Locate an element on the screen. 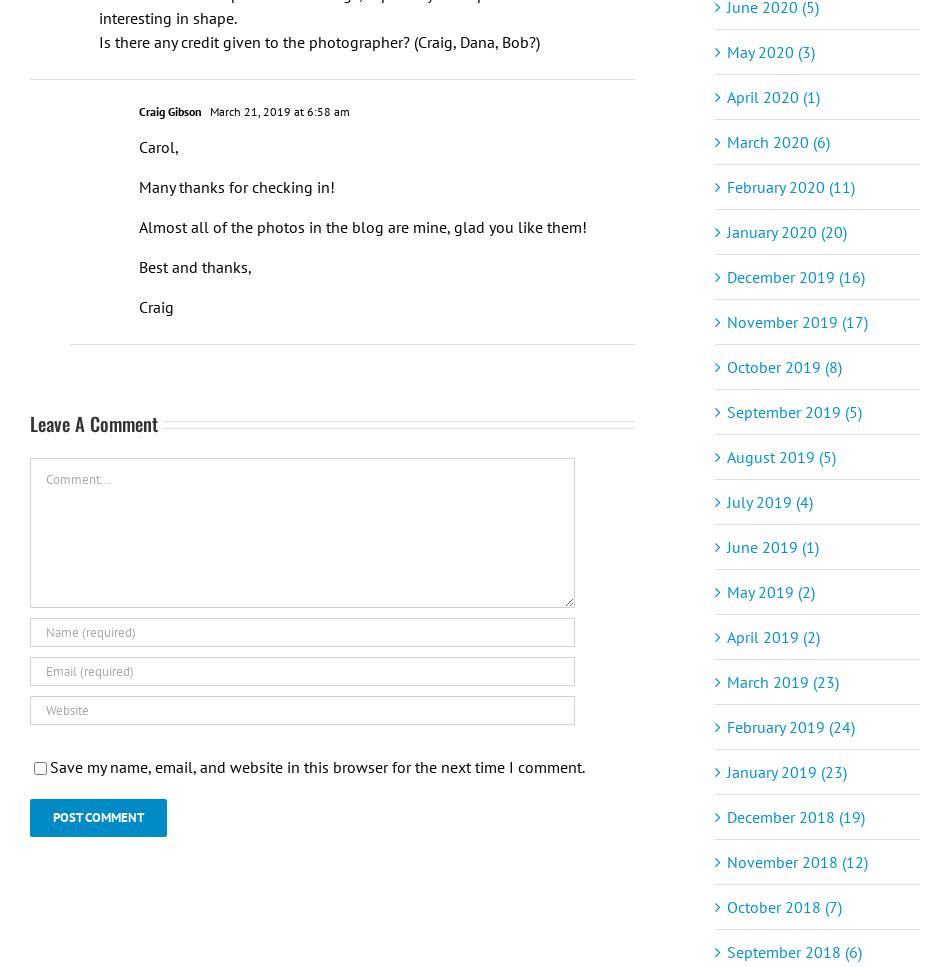 This screenshot has width=950, height=967. 'May 2019 (2)' is located at coordinates (770, 590).